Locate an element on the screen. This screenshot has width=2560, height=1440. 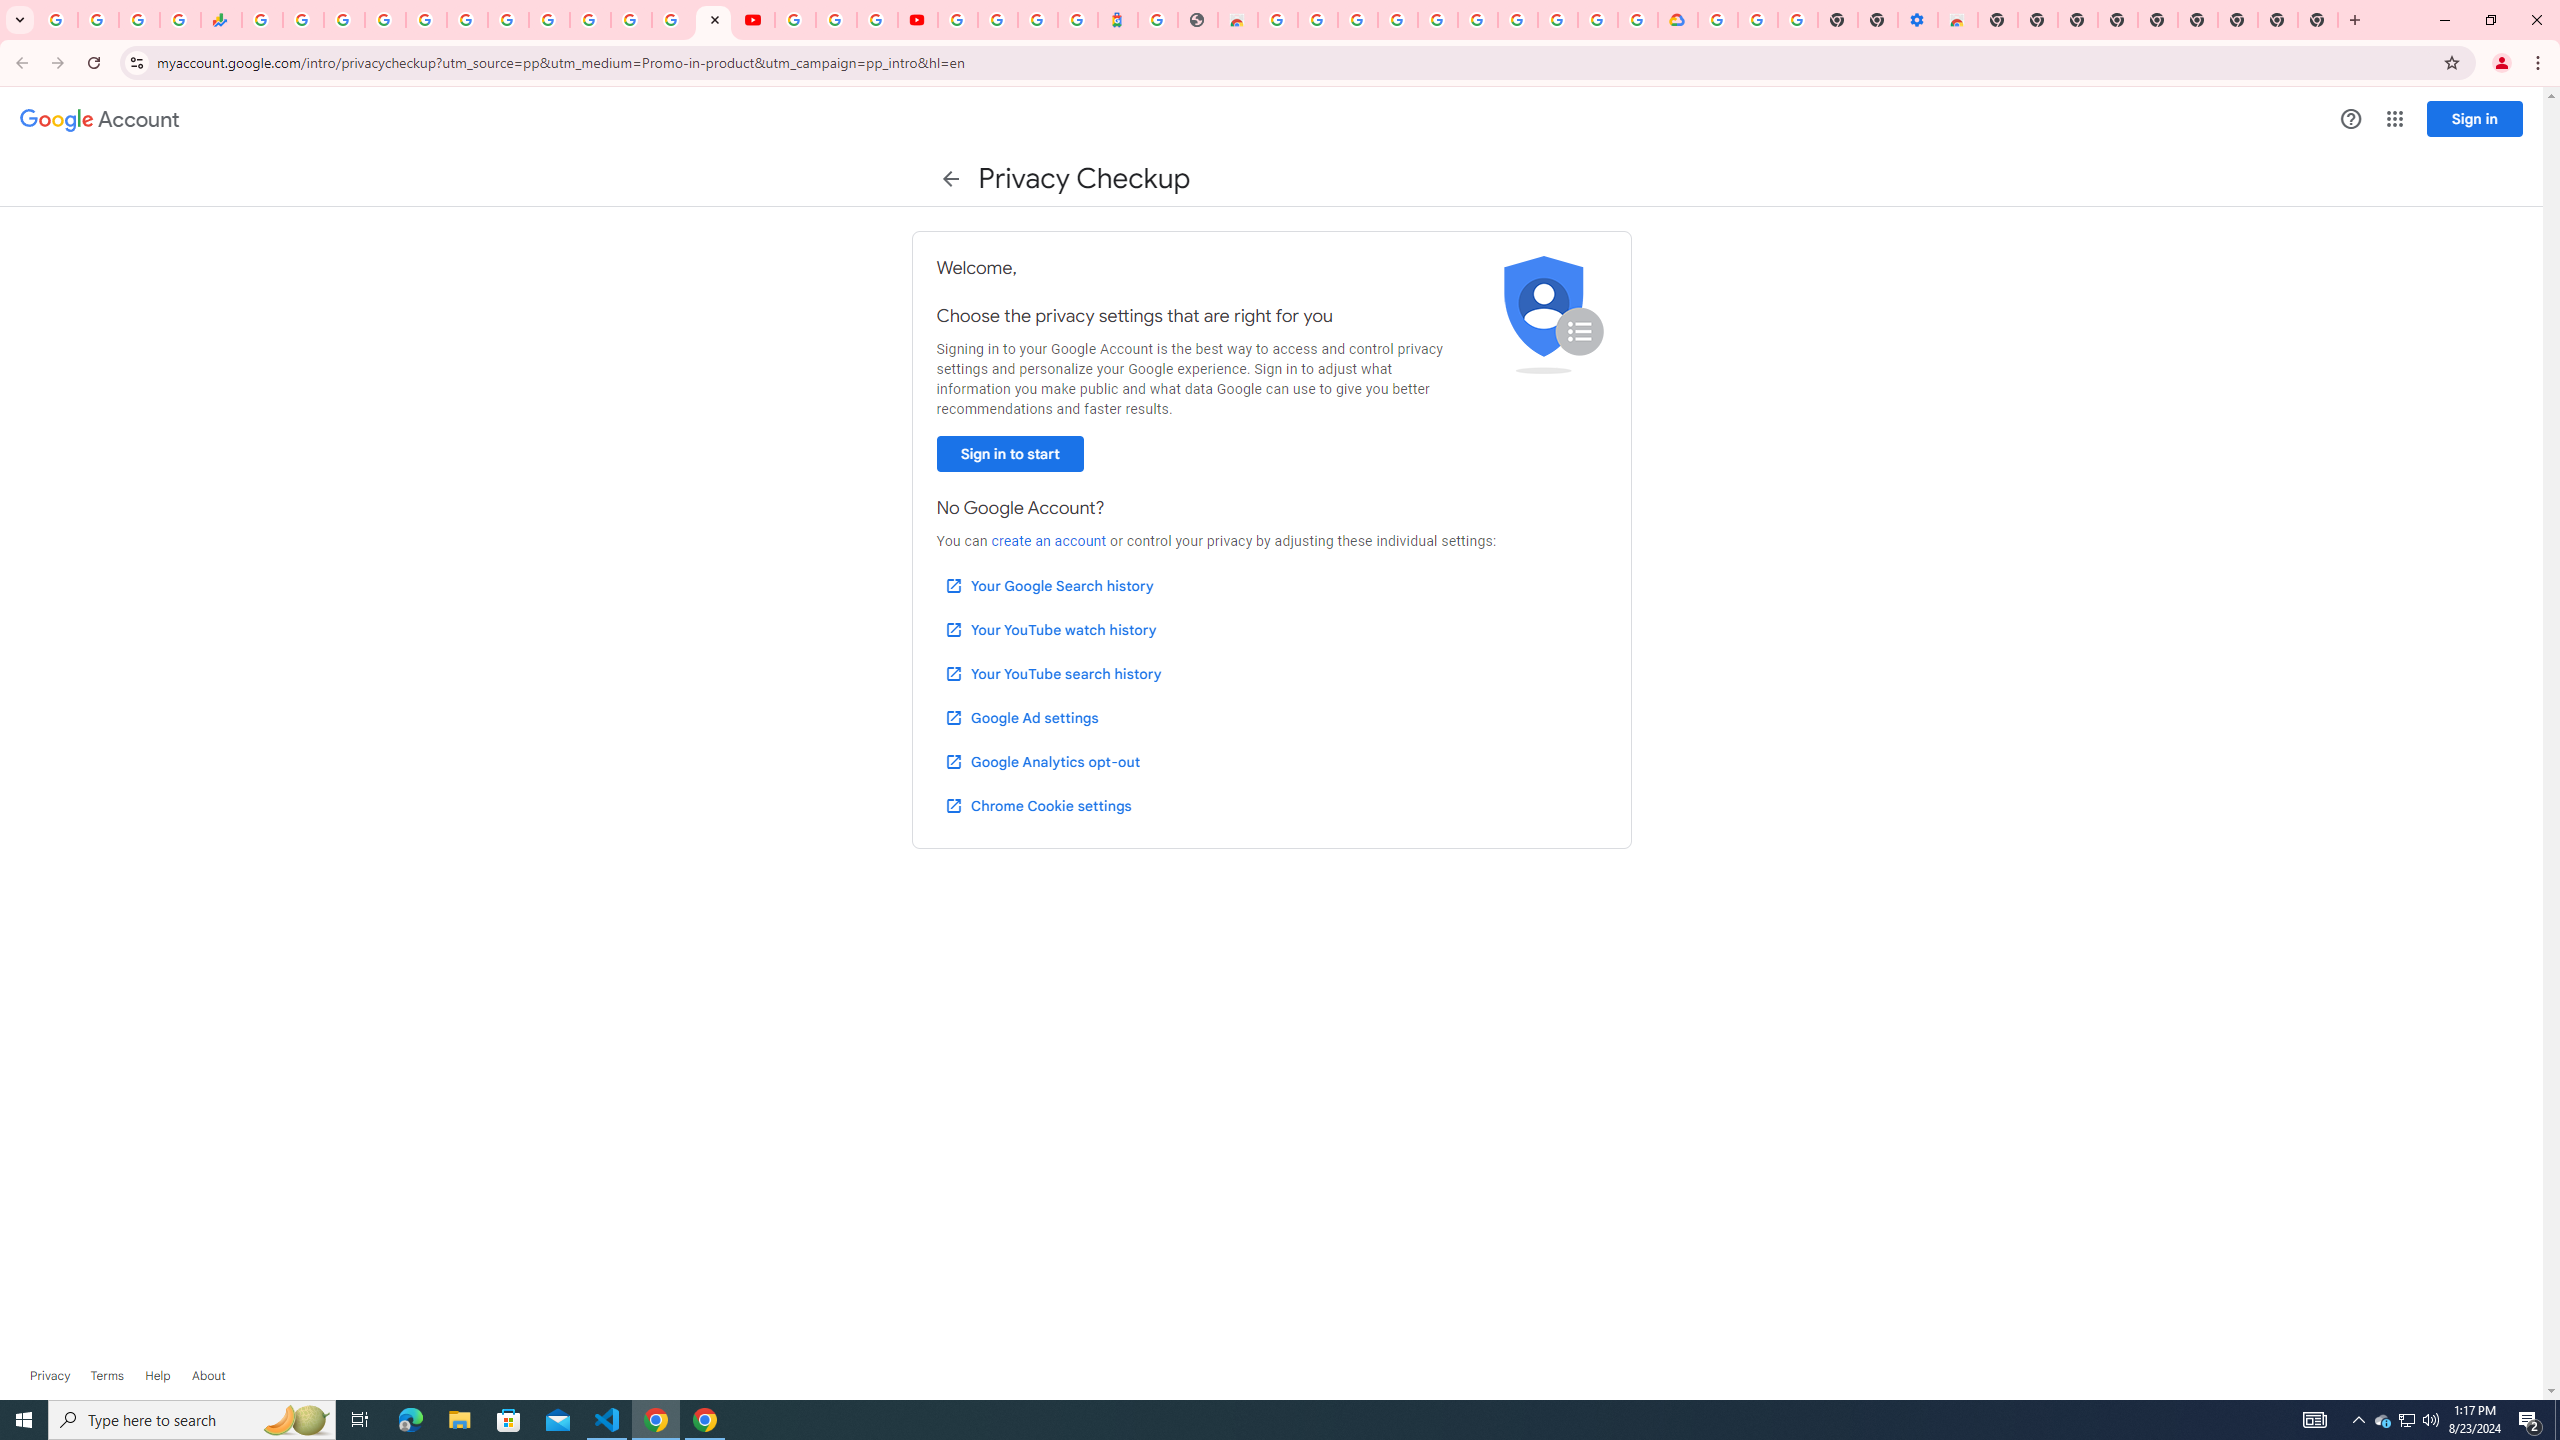
'Content Creator Programs & Opportunities - YouTube Creators' is located at coordinates (917, 19).